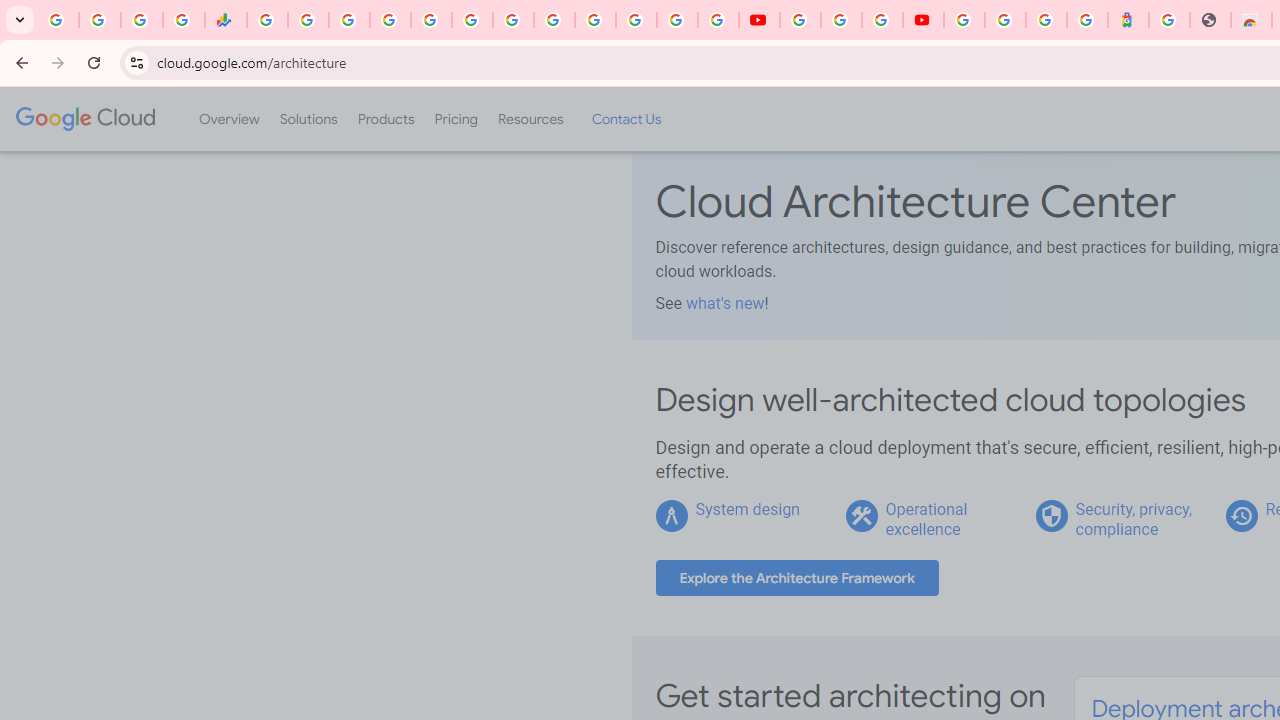 The height and width of the screenshot is (720, 1280). What do you see at coordinates (724, 303) in the screenshot?
I see `'what'` at bounding box center [724, 303].